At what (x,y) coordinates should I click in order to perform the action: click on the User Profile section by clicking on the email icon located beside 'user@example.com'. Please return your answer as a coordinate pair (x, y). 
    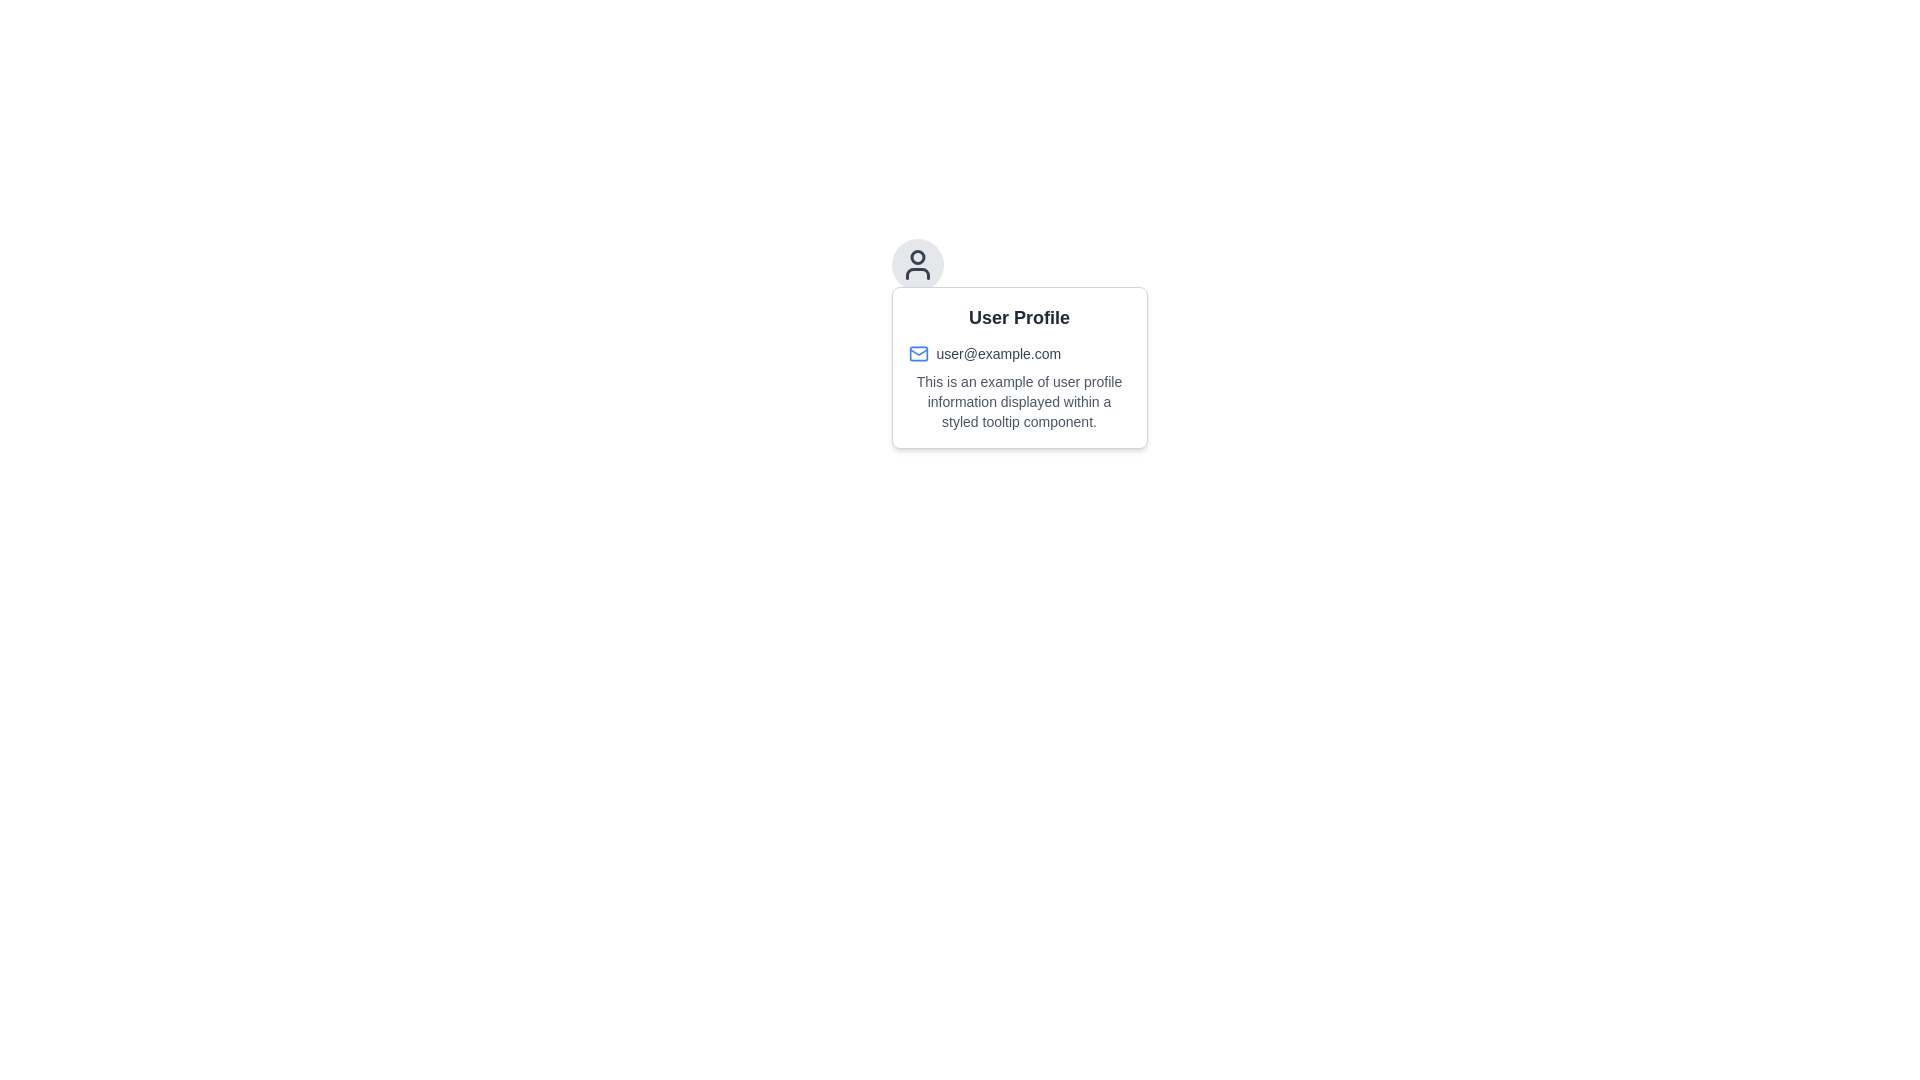
    Looking at the image, I should click on (917, 353).